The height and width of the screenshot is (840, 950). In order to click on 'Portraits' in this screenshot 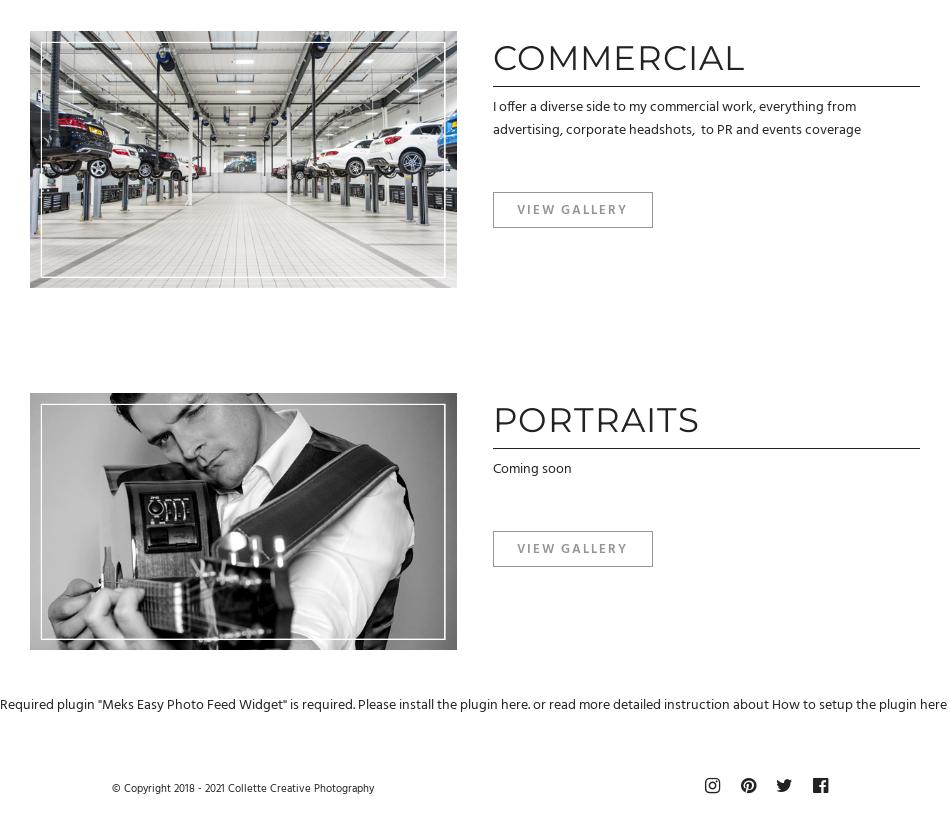, I will do `click(595, 420)`.